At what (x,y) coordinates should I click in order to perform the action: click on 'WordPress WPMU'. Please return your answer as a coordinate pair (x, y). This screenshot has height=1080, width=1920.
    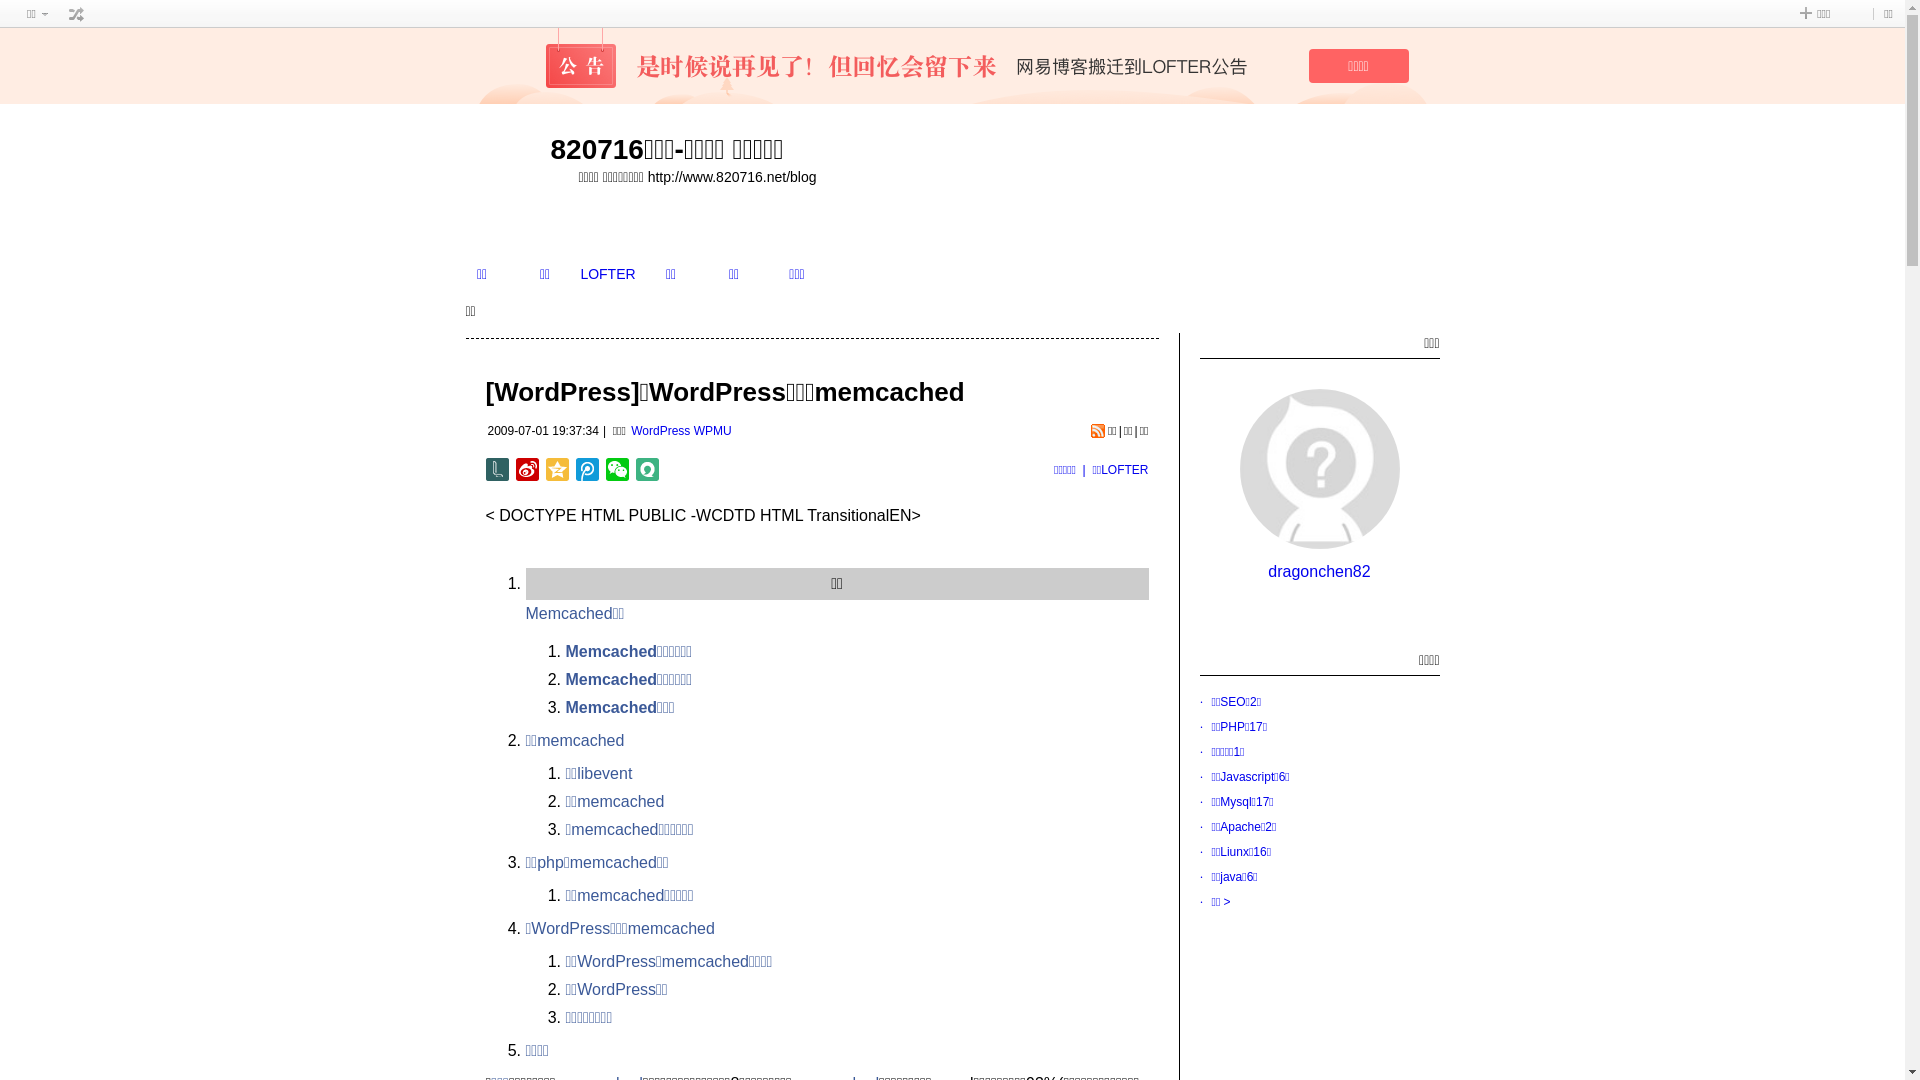
    Looking at the image, I should click on (681, 430).